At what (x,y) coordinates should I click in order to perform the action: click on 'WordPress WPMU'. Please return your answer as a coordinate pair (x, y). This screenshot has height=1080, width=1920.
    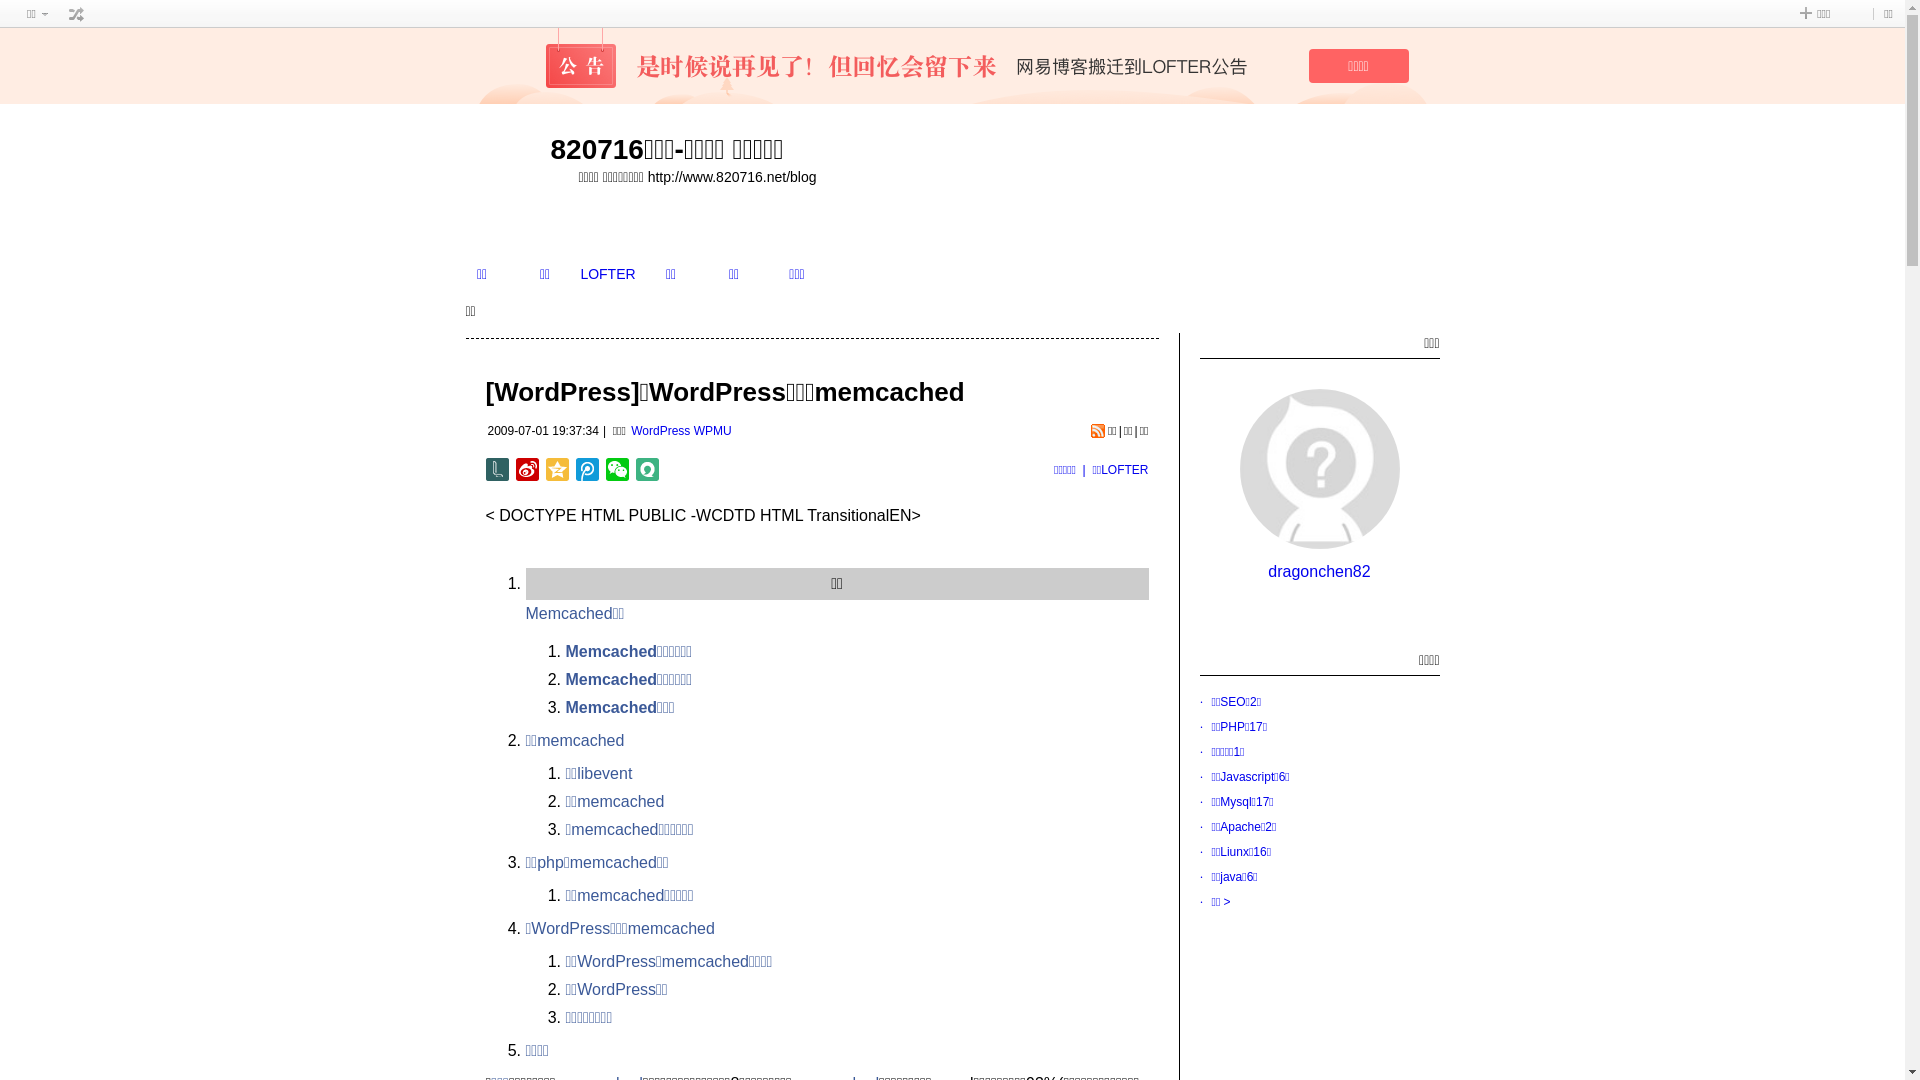
    Looking at the image, I should click on (681, 430).